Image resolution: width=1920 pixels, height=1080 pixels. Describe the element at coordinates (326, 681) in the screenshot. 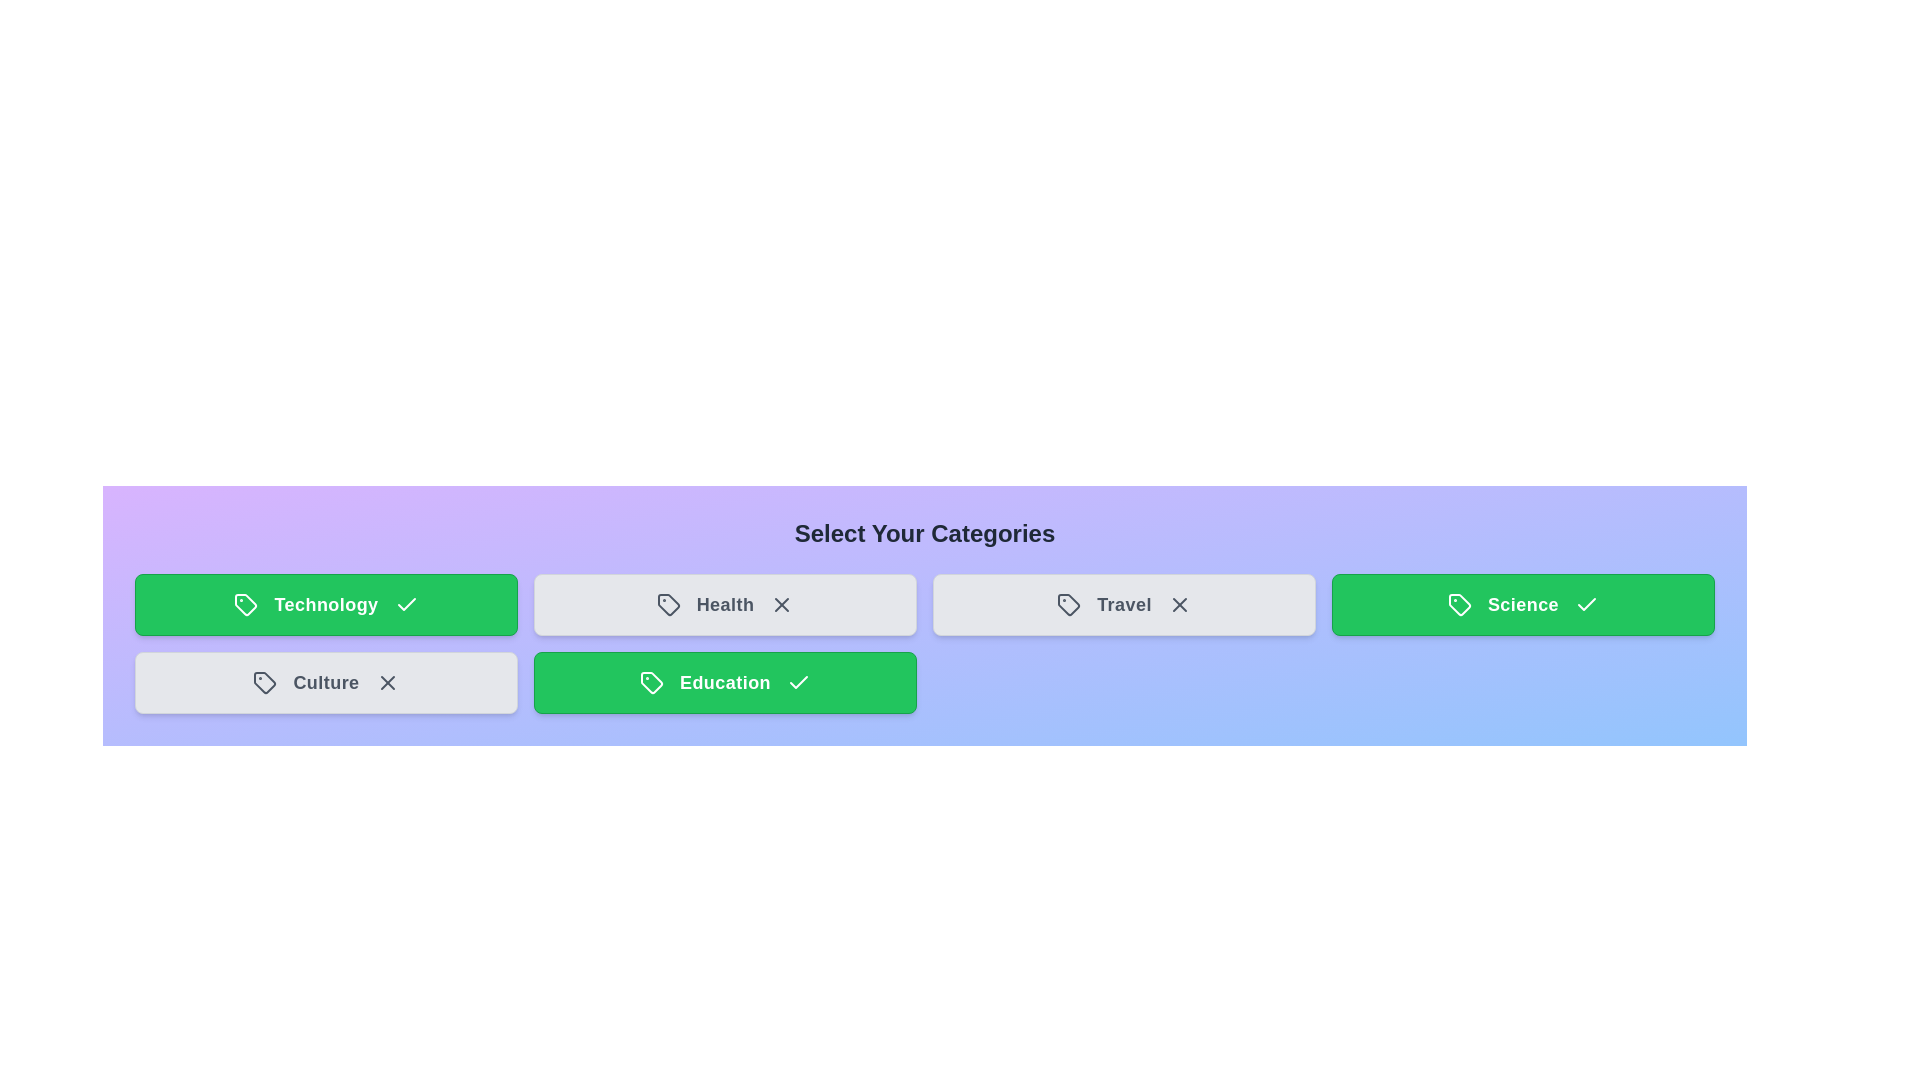

I see `the category tile labeled Culture` at that location.